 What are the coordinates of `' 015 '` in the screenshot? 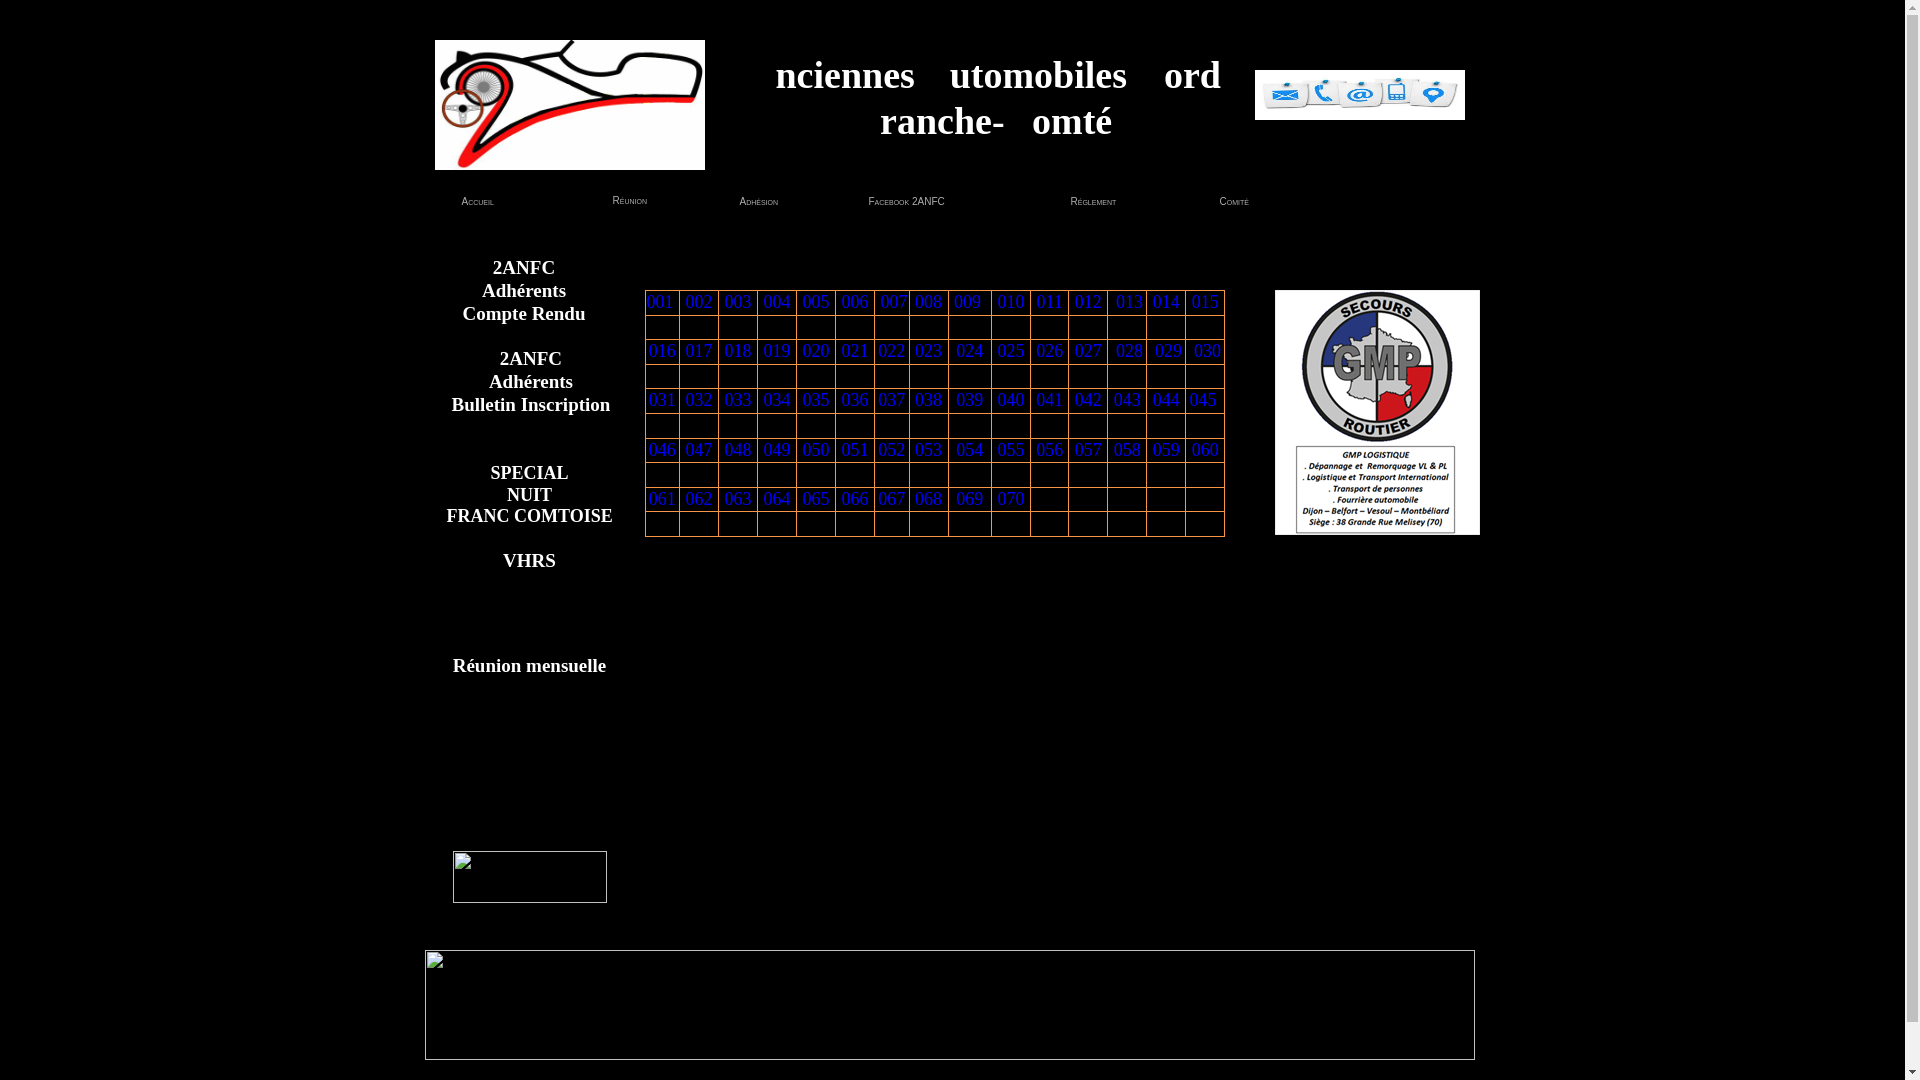 It's located at (1203, 301).